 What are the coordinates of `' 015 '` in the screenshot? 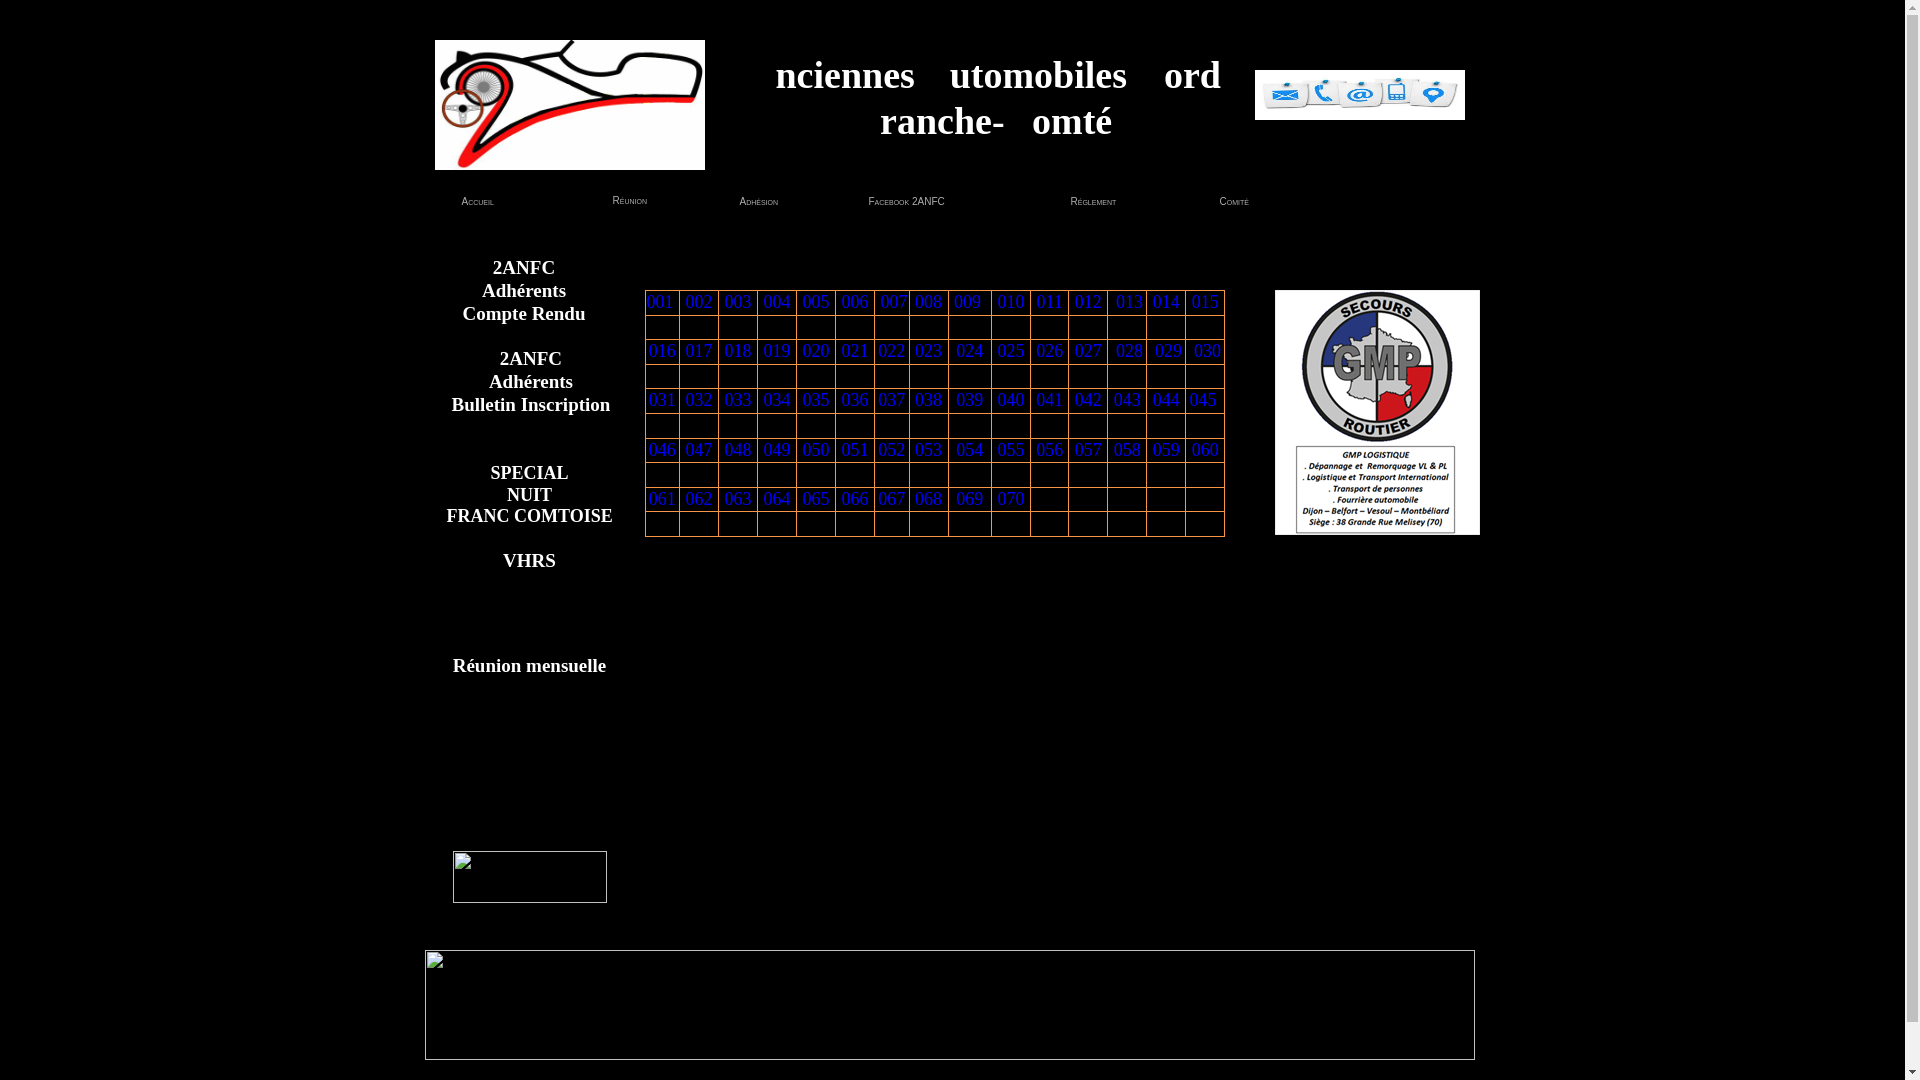 It's located at (1203, 301).